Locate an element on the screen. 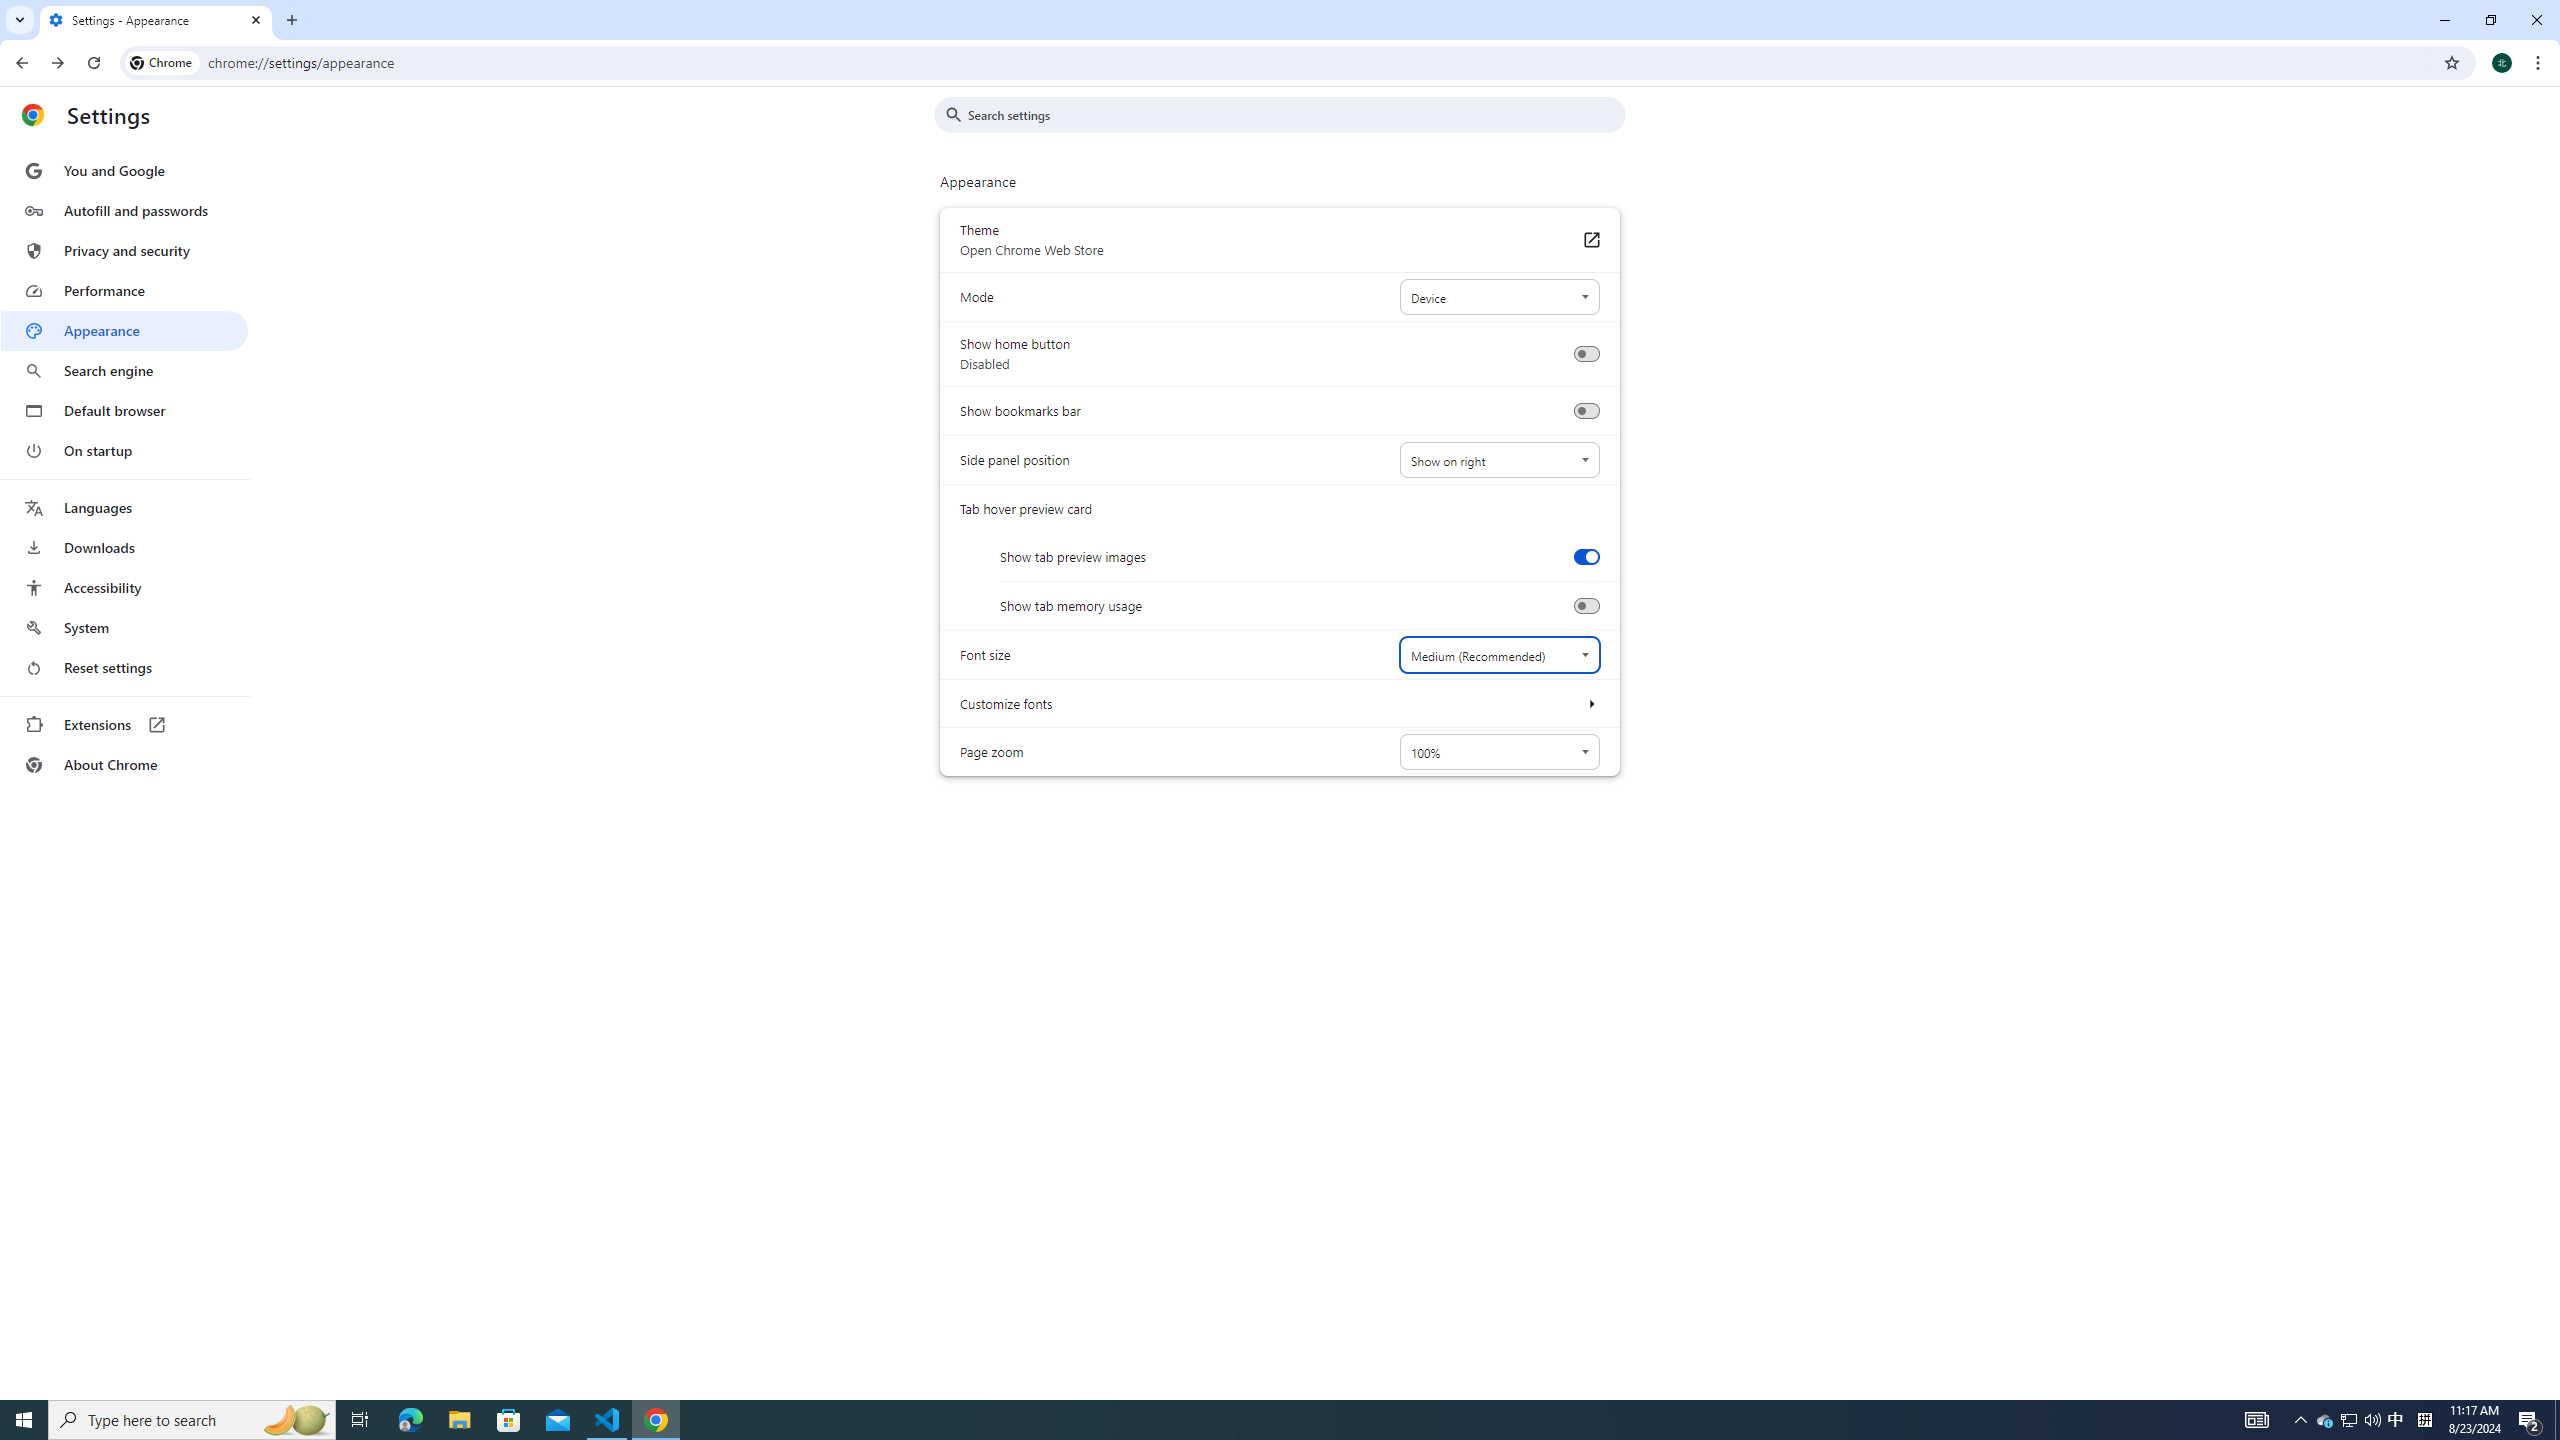 This screenshot has width=2560, height=1440. 'Reset settings' is located at coordinates (123, 667).